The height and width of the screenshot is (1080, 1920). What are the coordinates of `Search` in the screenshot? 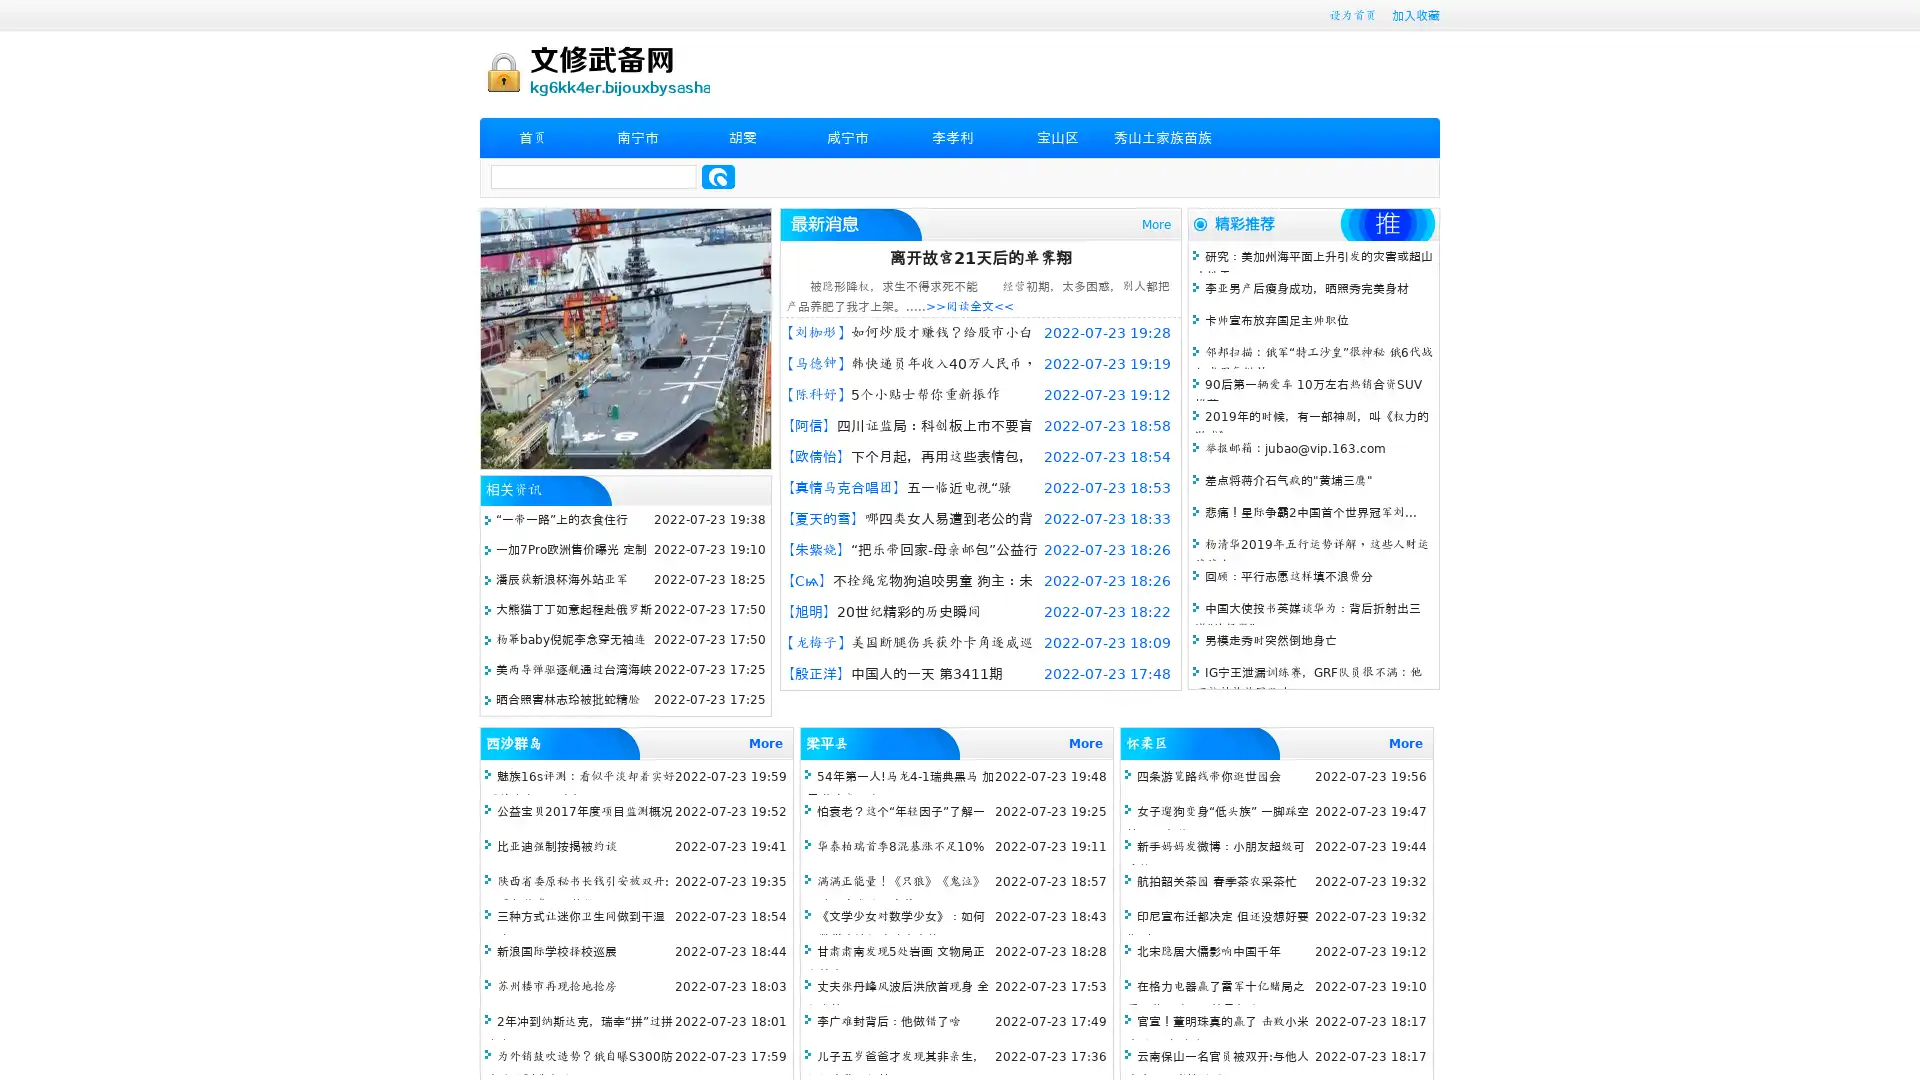 It's located at (718, 176).